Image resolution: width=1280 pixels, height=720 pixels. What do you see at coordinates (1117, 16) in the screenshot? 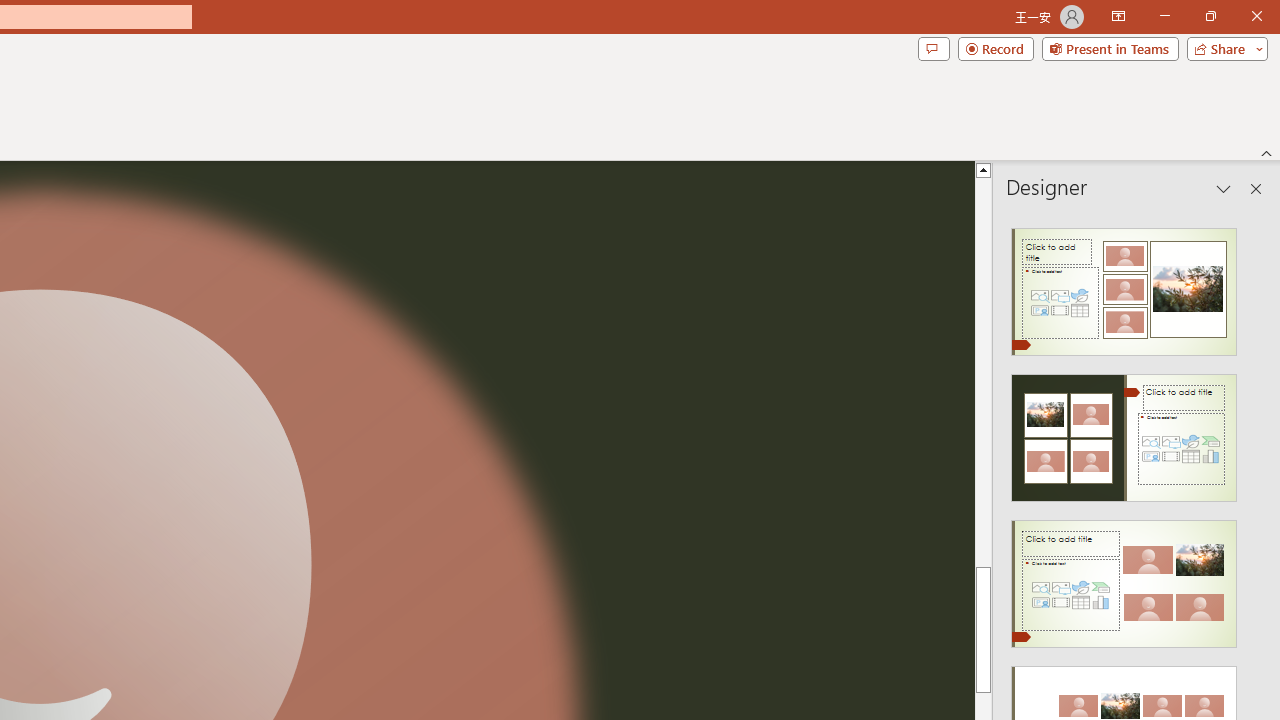
I see `'Ribbon Display Options'` at bounding box center [1117, 16].